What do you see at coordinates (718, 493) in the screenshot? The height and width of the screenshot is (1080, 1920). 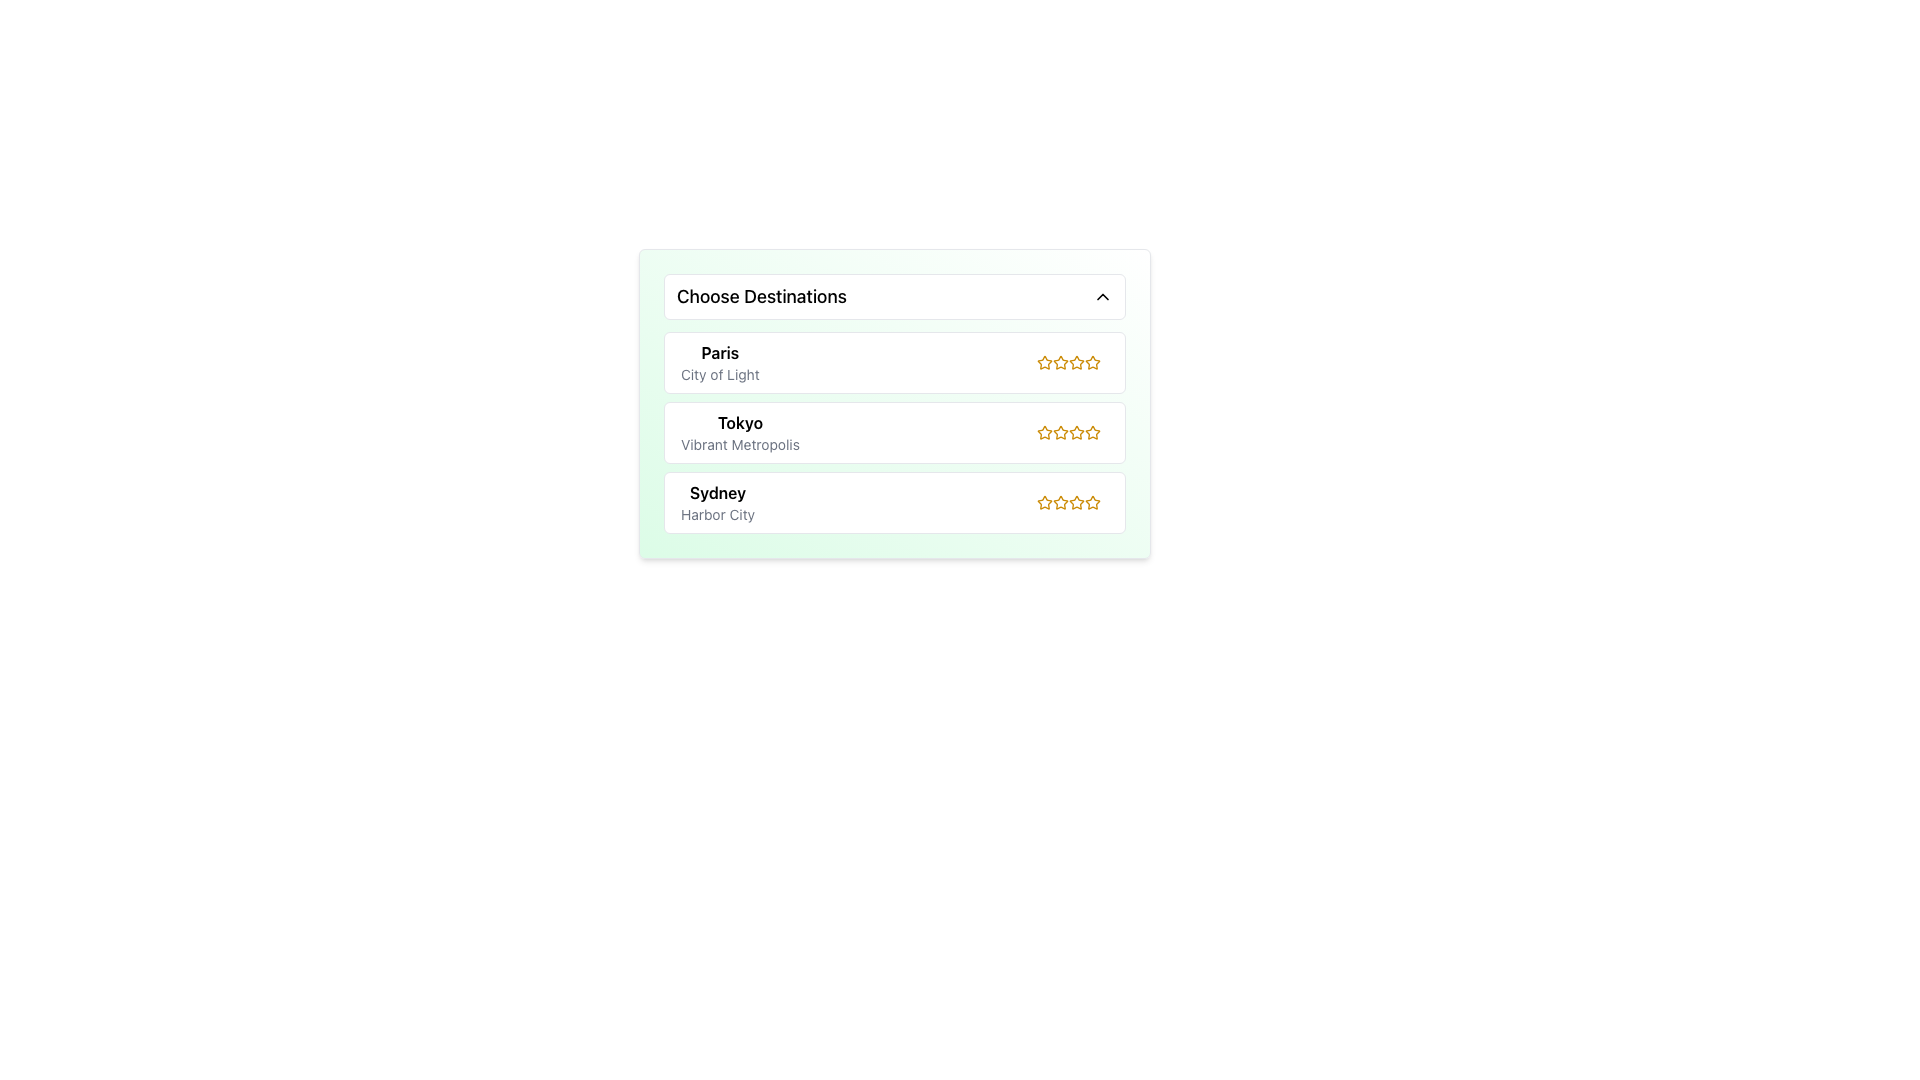 I see `the text label 'Sydney' in the third item of the 'Choose Destinations' list, which identifies the destination and is aligned to the left above 'Harbor City'` at bounding box center [718, 493].